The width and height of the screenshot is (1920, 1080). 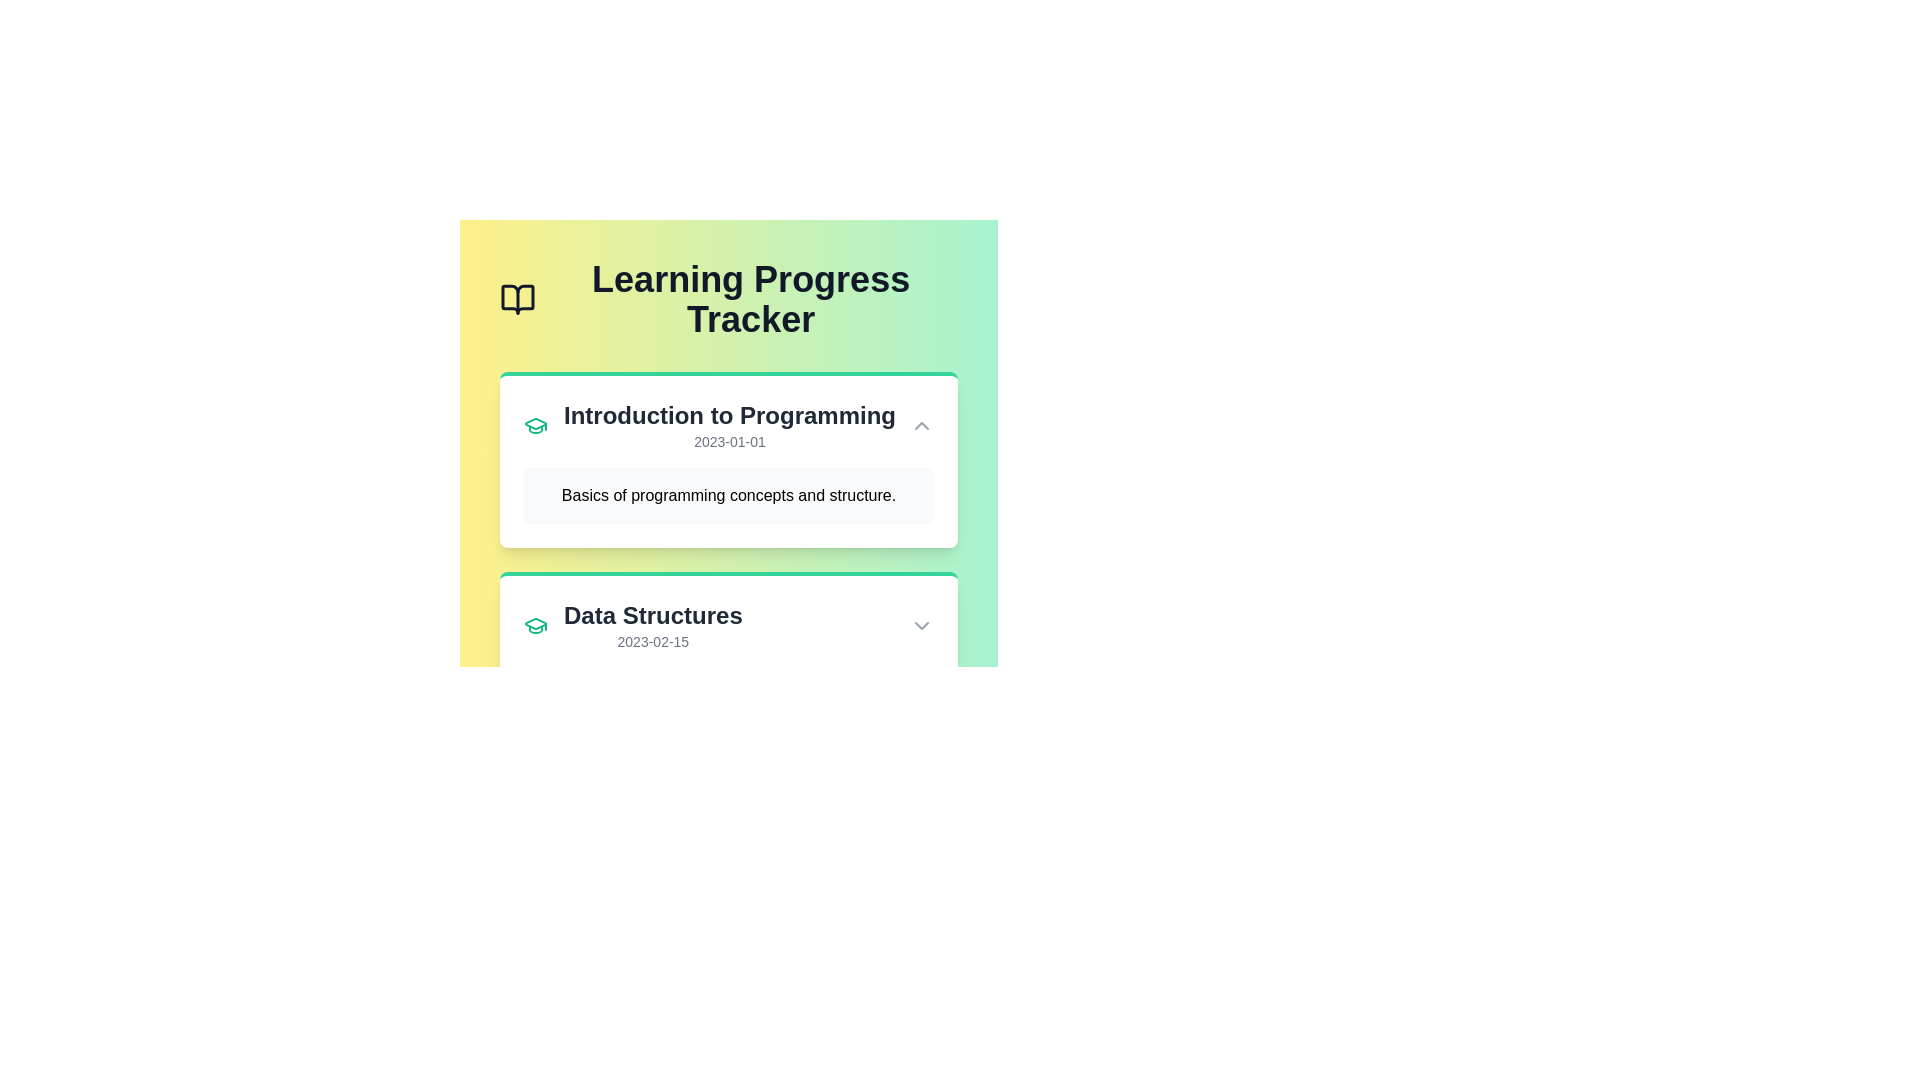 I want to click on the green graduation cap icon associated with the 'Data Structures' module in the 'Learning Progress Tracker' section, so click(x=632, y=624).